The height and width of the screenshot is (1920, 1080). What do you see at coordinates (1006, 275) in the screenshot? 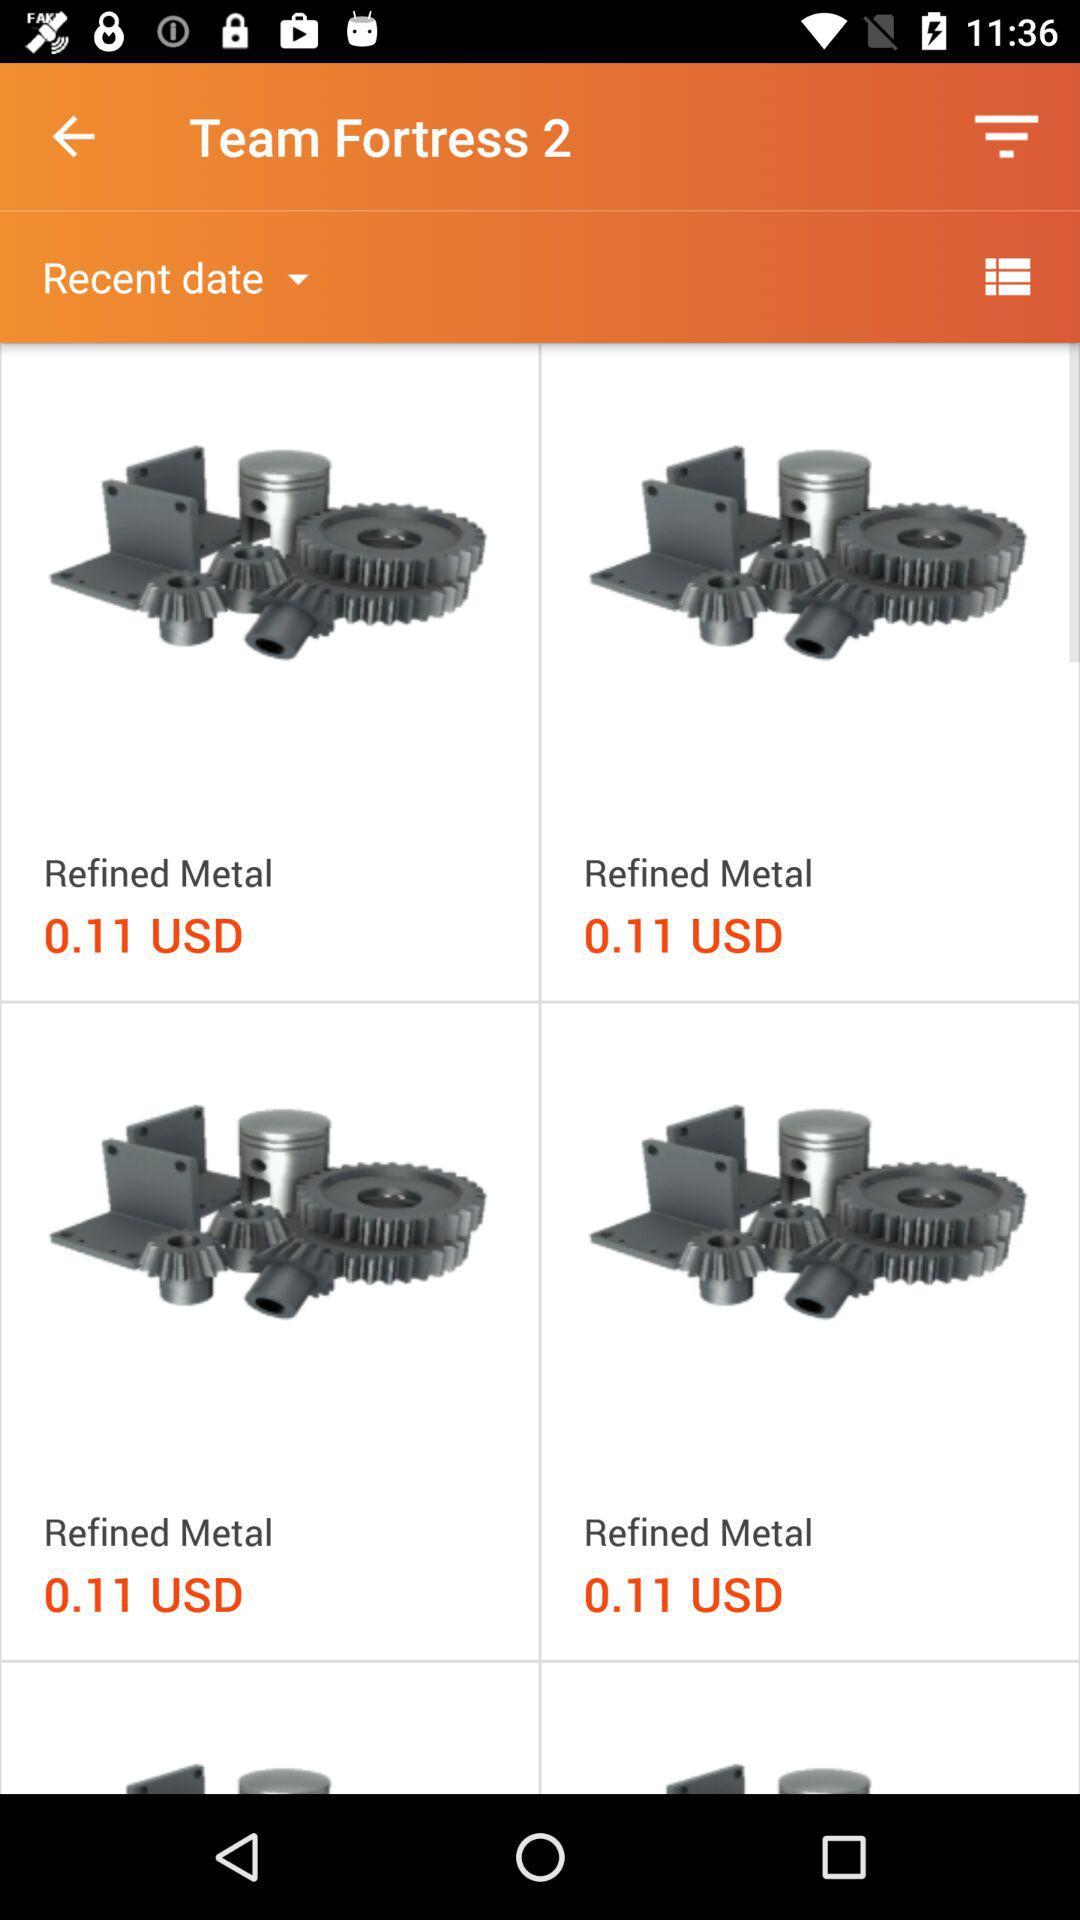
I see `the list icon` at bounding box center [1006, 275].